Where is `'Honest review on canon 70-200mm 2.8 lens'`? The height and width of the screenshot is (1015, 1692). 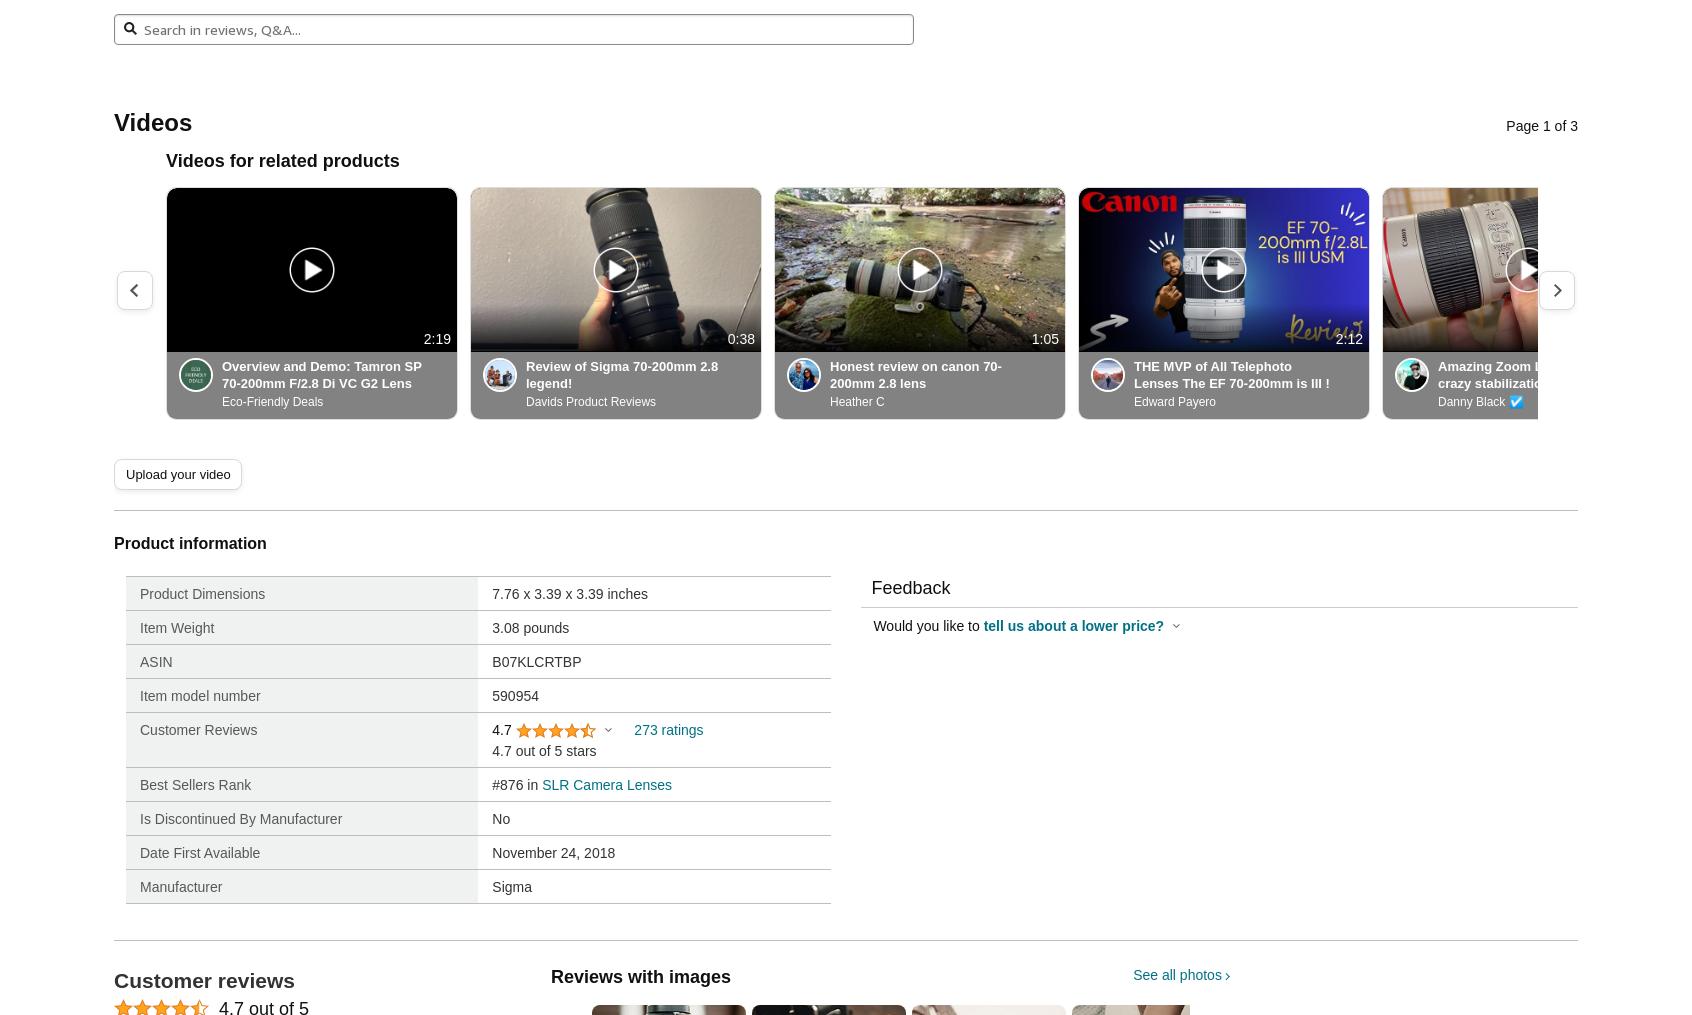 'Honest review on canon 70-200mm 2.8 lens' is located at coordinates (829, 374).